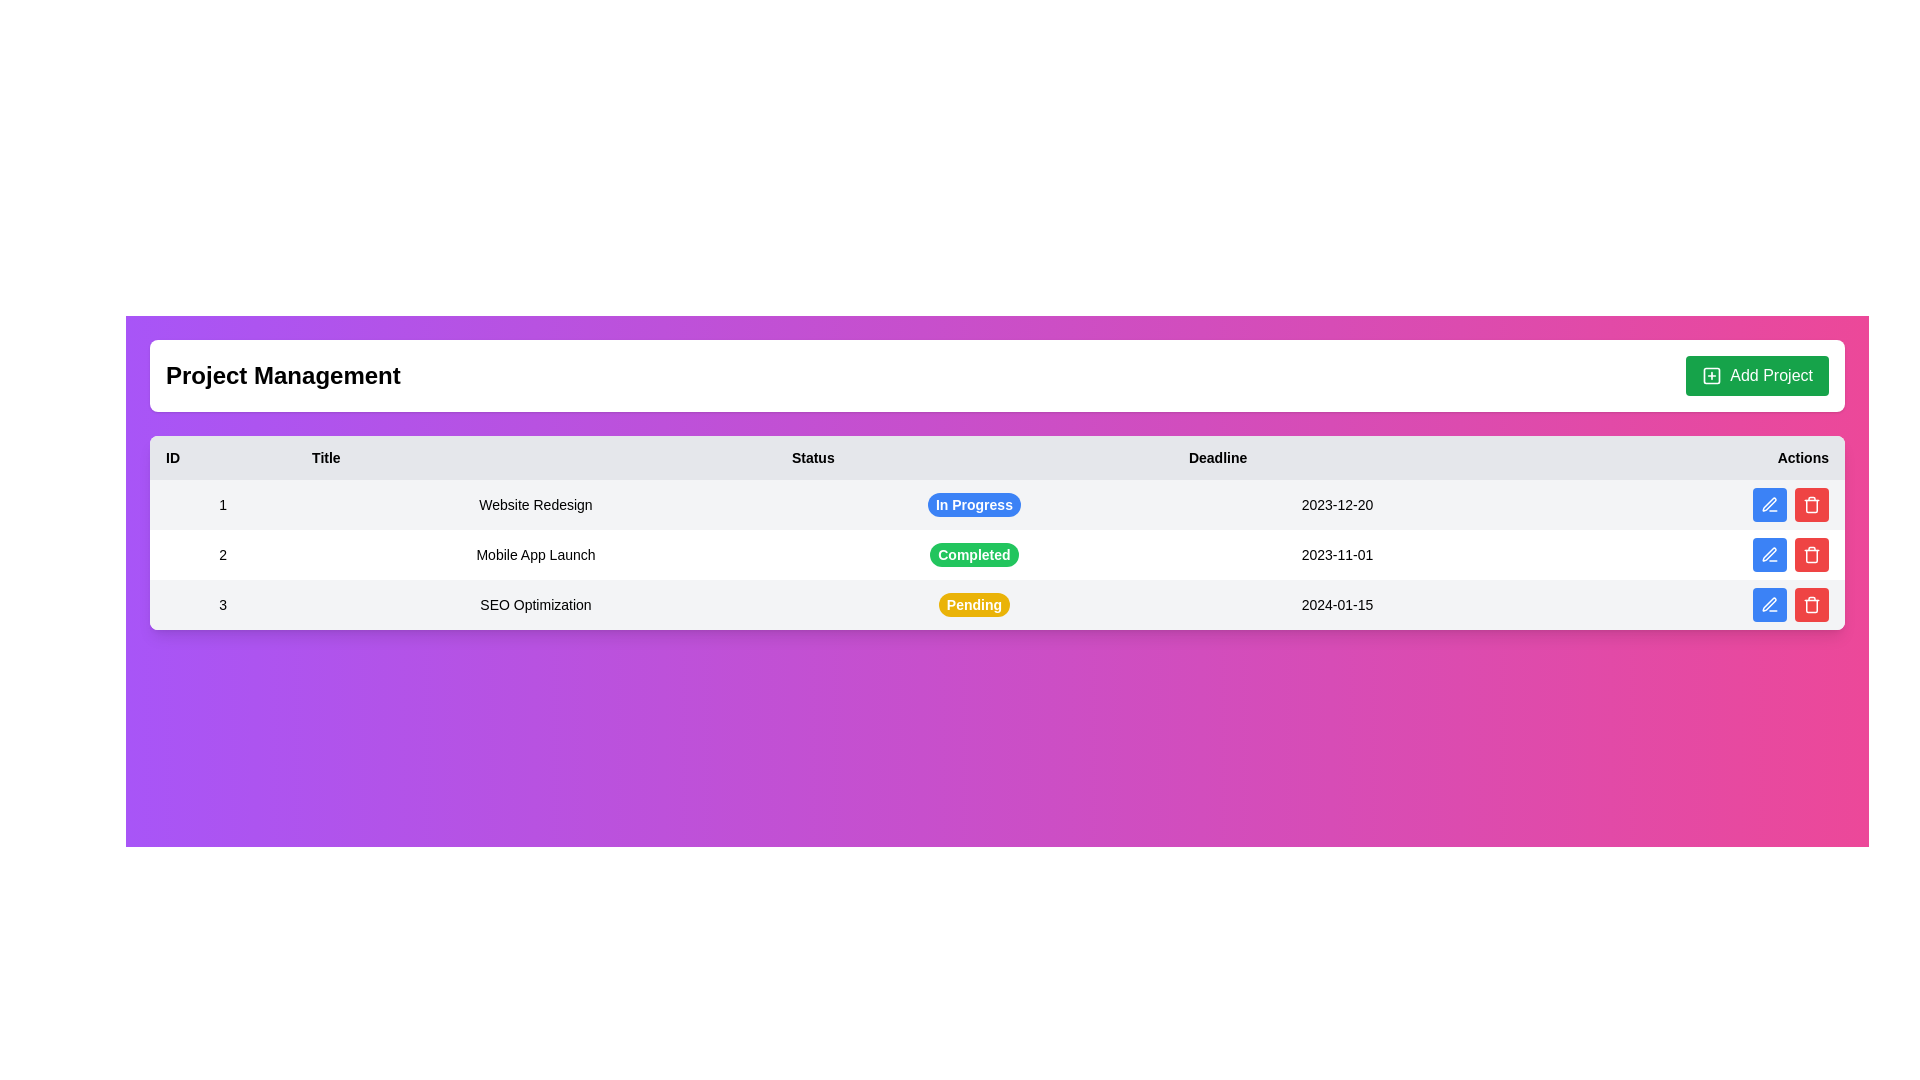 This screenshot has width=1920, height=1080. What do you see at coordinates (1770, 504) in the screenshot?
I see `the edit icon located inside the blue button in the 'Actions' column of the first row of the 'Project Management' table` at bounding box center [1770, 504].